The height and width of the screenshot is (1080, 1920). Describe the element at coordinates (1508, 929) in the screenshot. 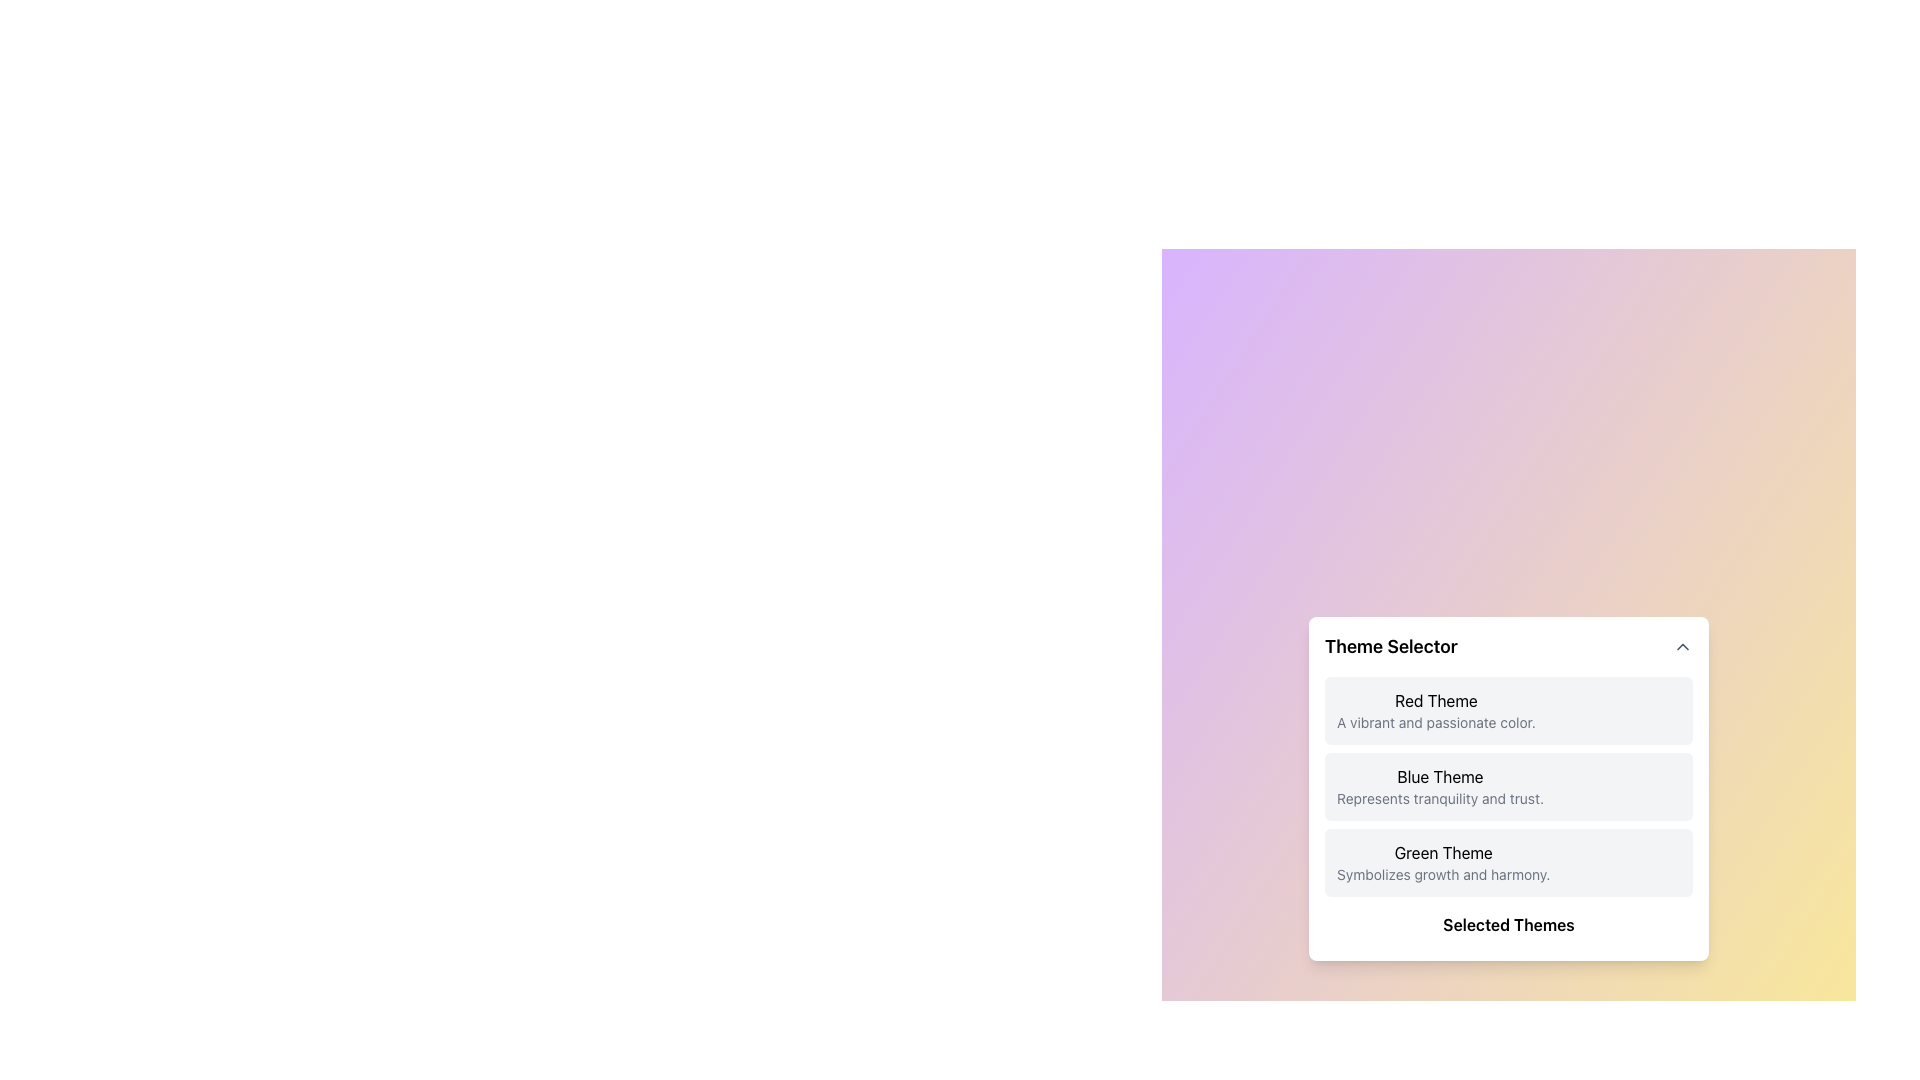

I see `the text label indicating the section for selected themes at the bottom of the theme selection card` at that location.